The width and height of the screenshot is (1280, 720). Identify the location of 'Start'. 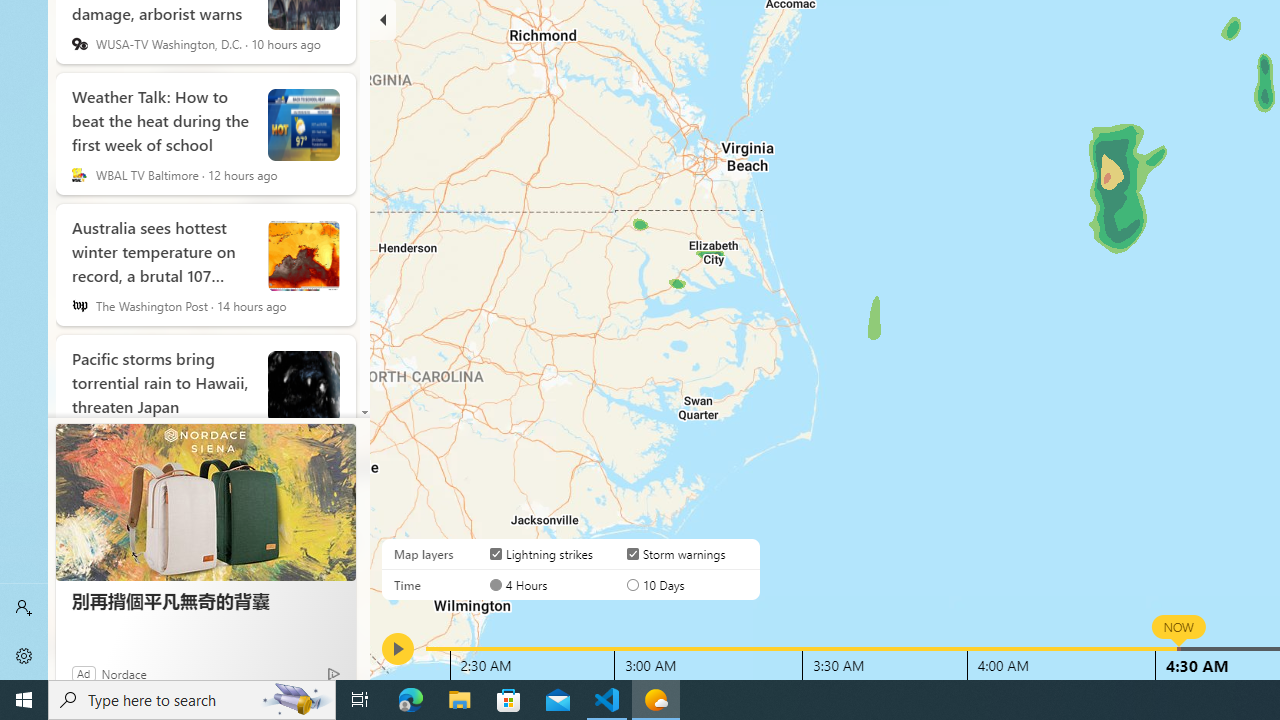
(24, 698).